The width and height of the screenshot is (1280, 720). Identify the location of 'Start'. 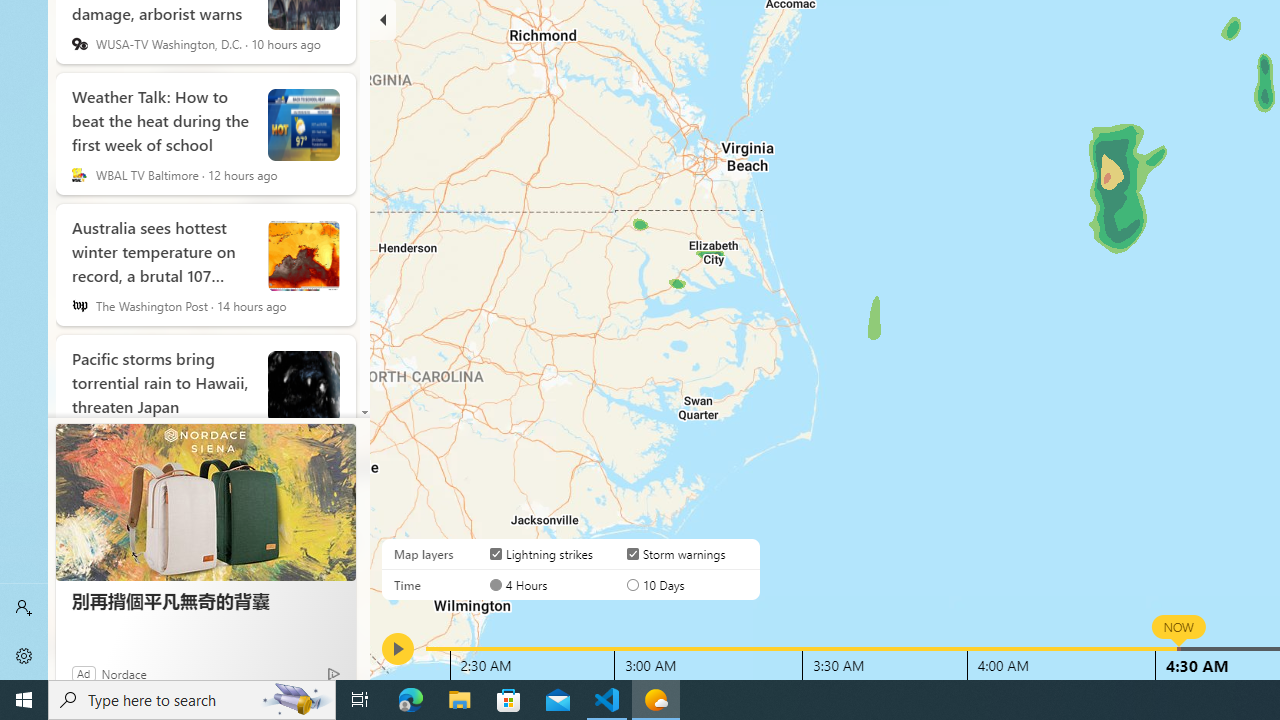
(24, 698).